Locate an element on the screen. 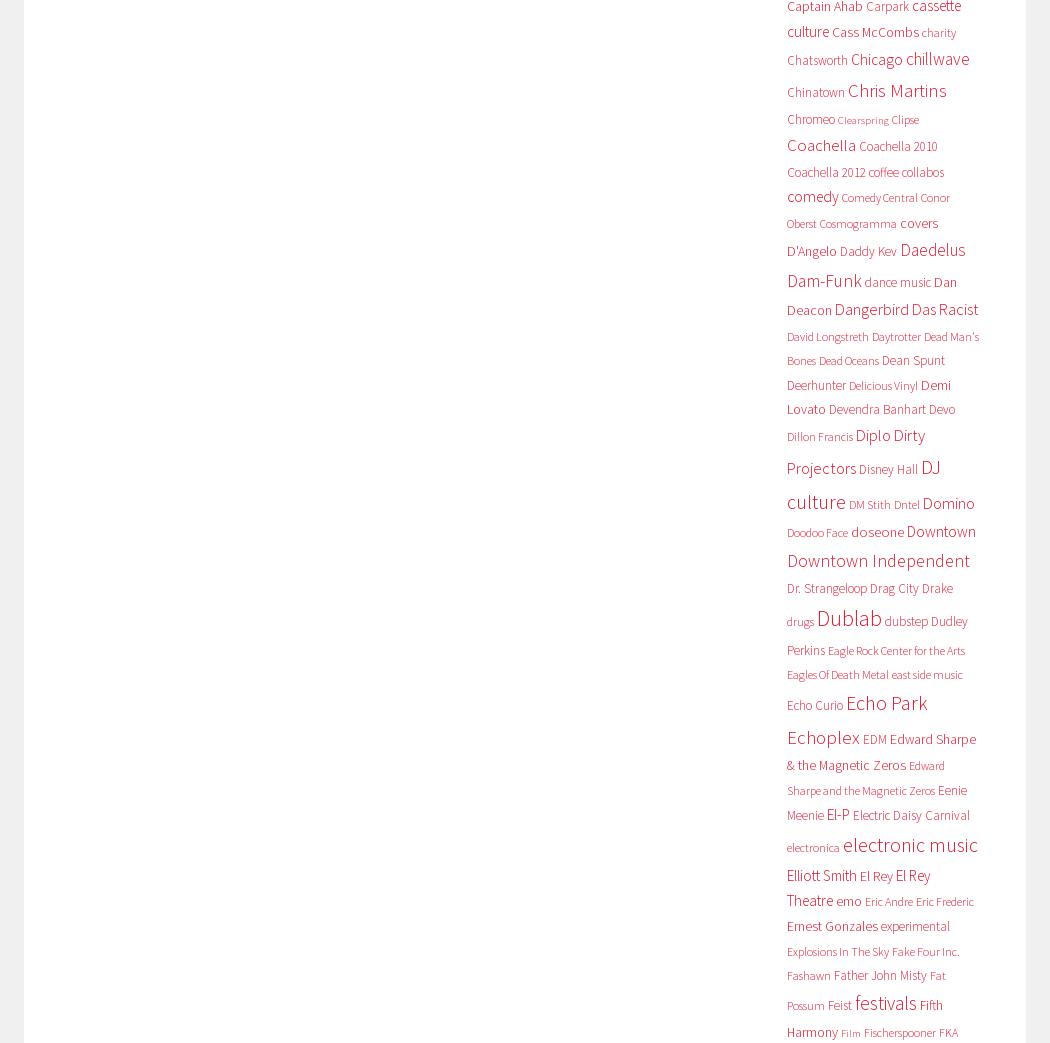  'Eagle Rock Center for the Arts' is located at coordinates (894, 649).